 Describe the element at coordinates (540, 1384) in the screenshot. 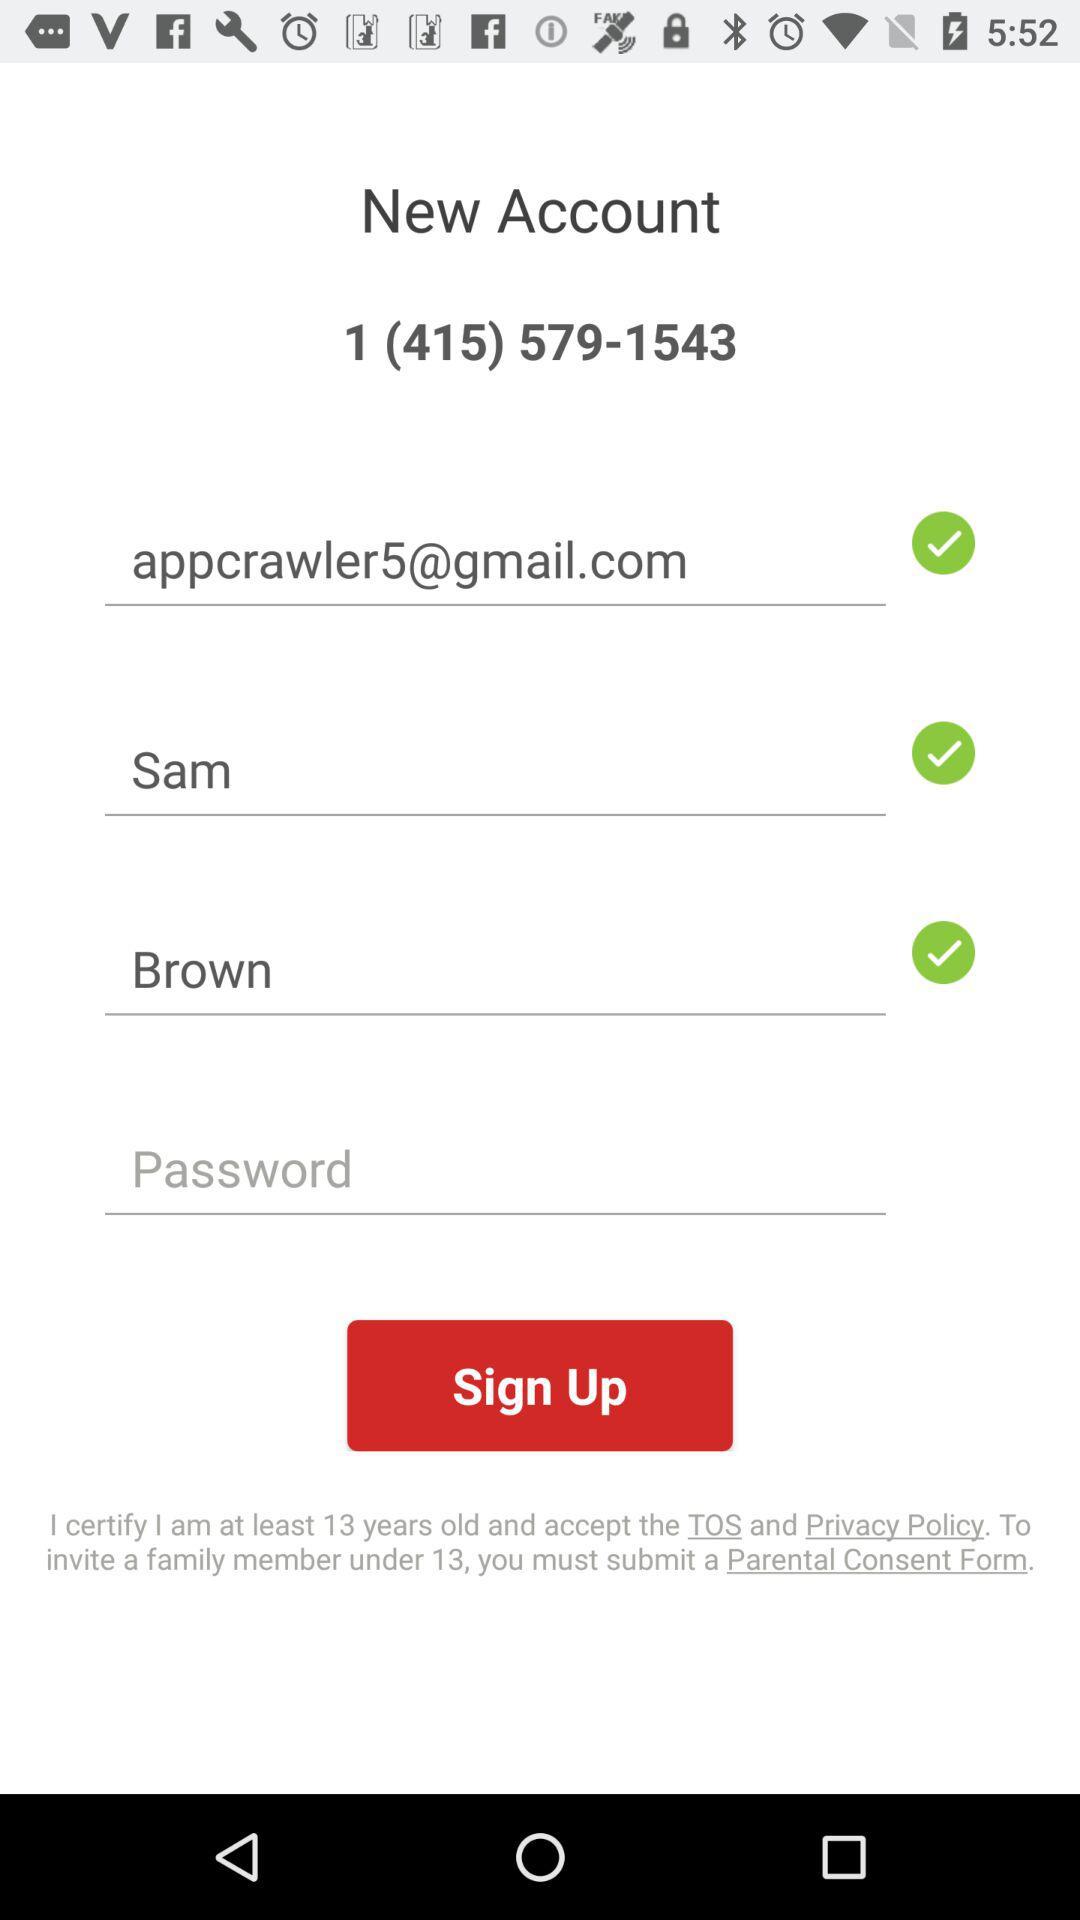

I see `sign up icon` at that location.